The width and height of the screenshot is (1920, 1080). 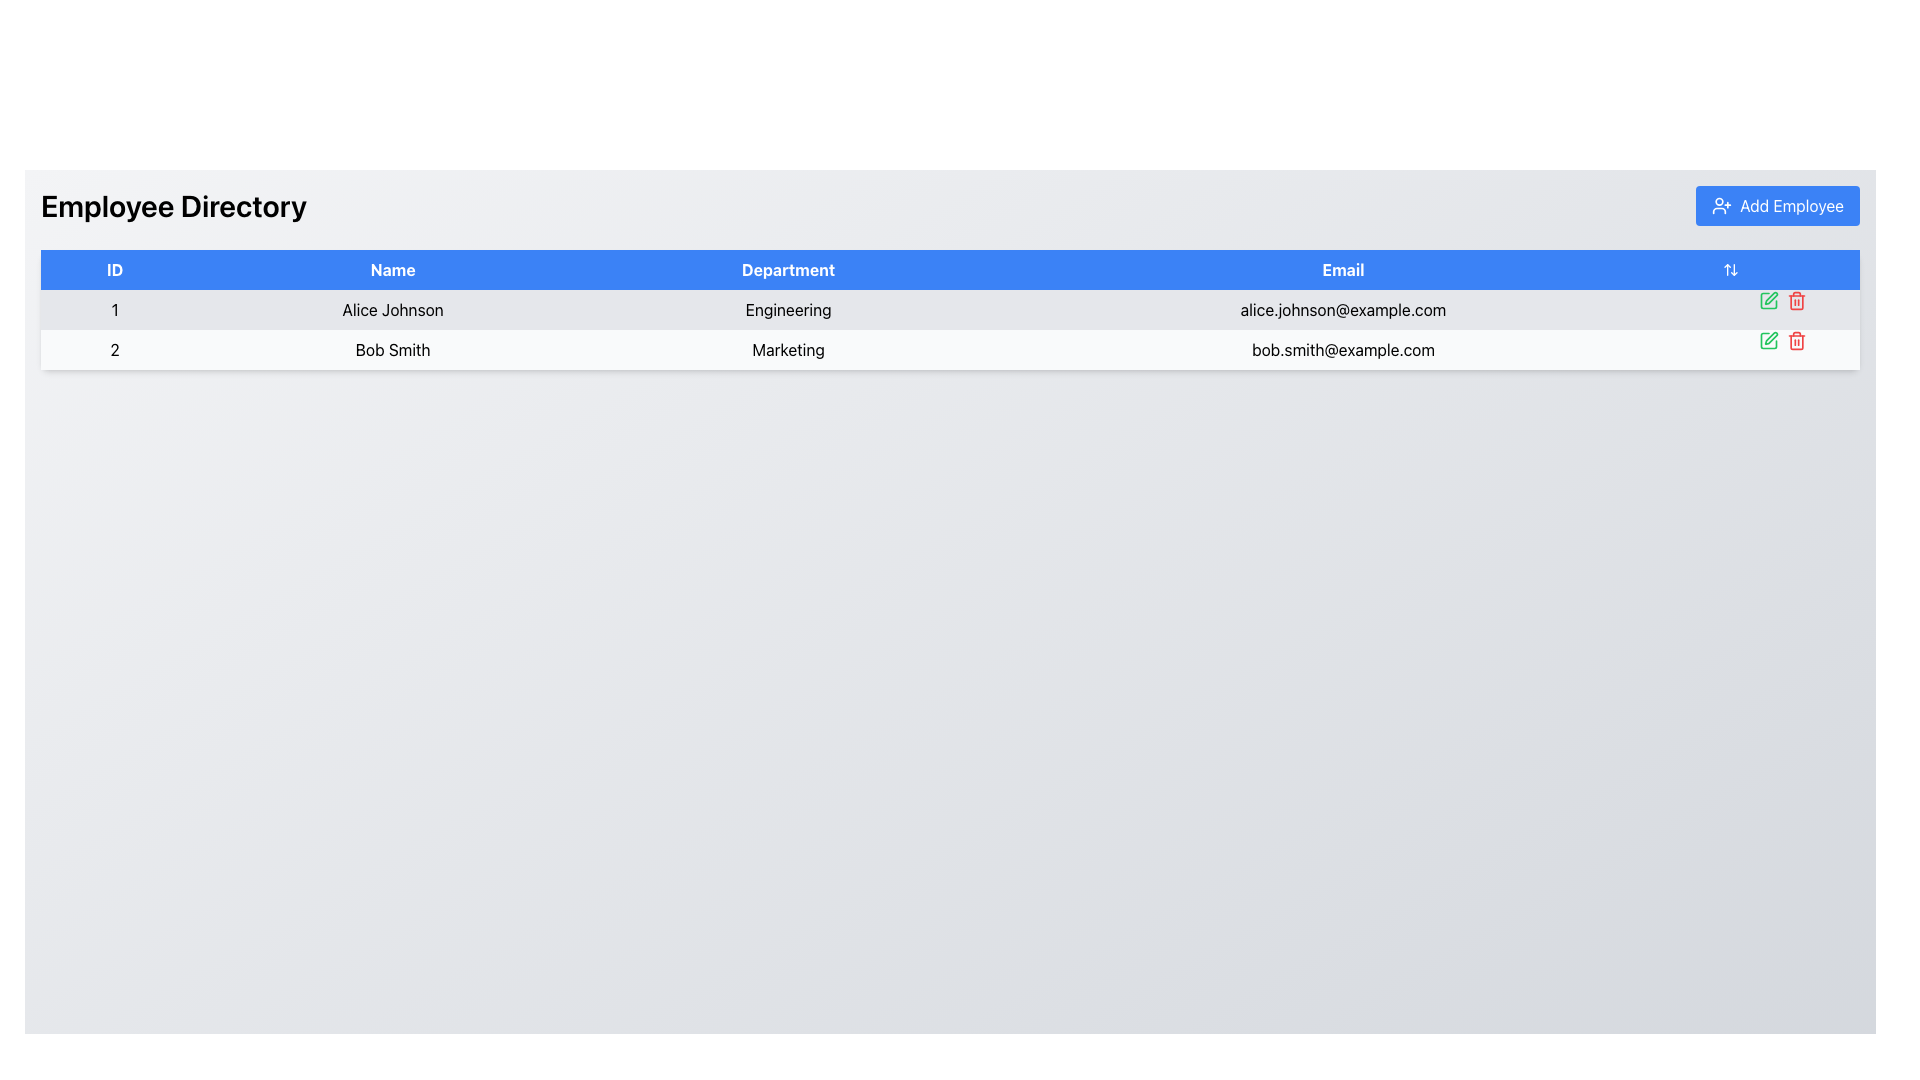 I want to click on the icon button located to the right of the email information for the first employee in the table to initiate the editing function for that row, so click(x=1769, y=300).